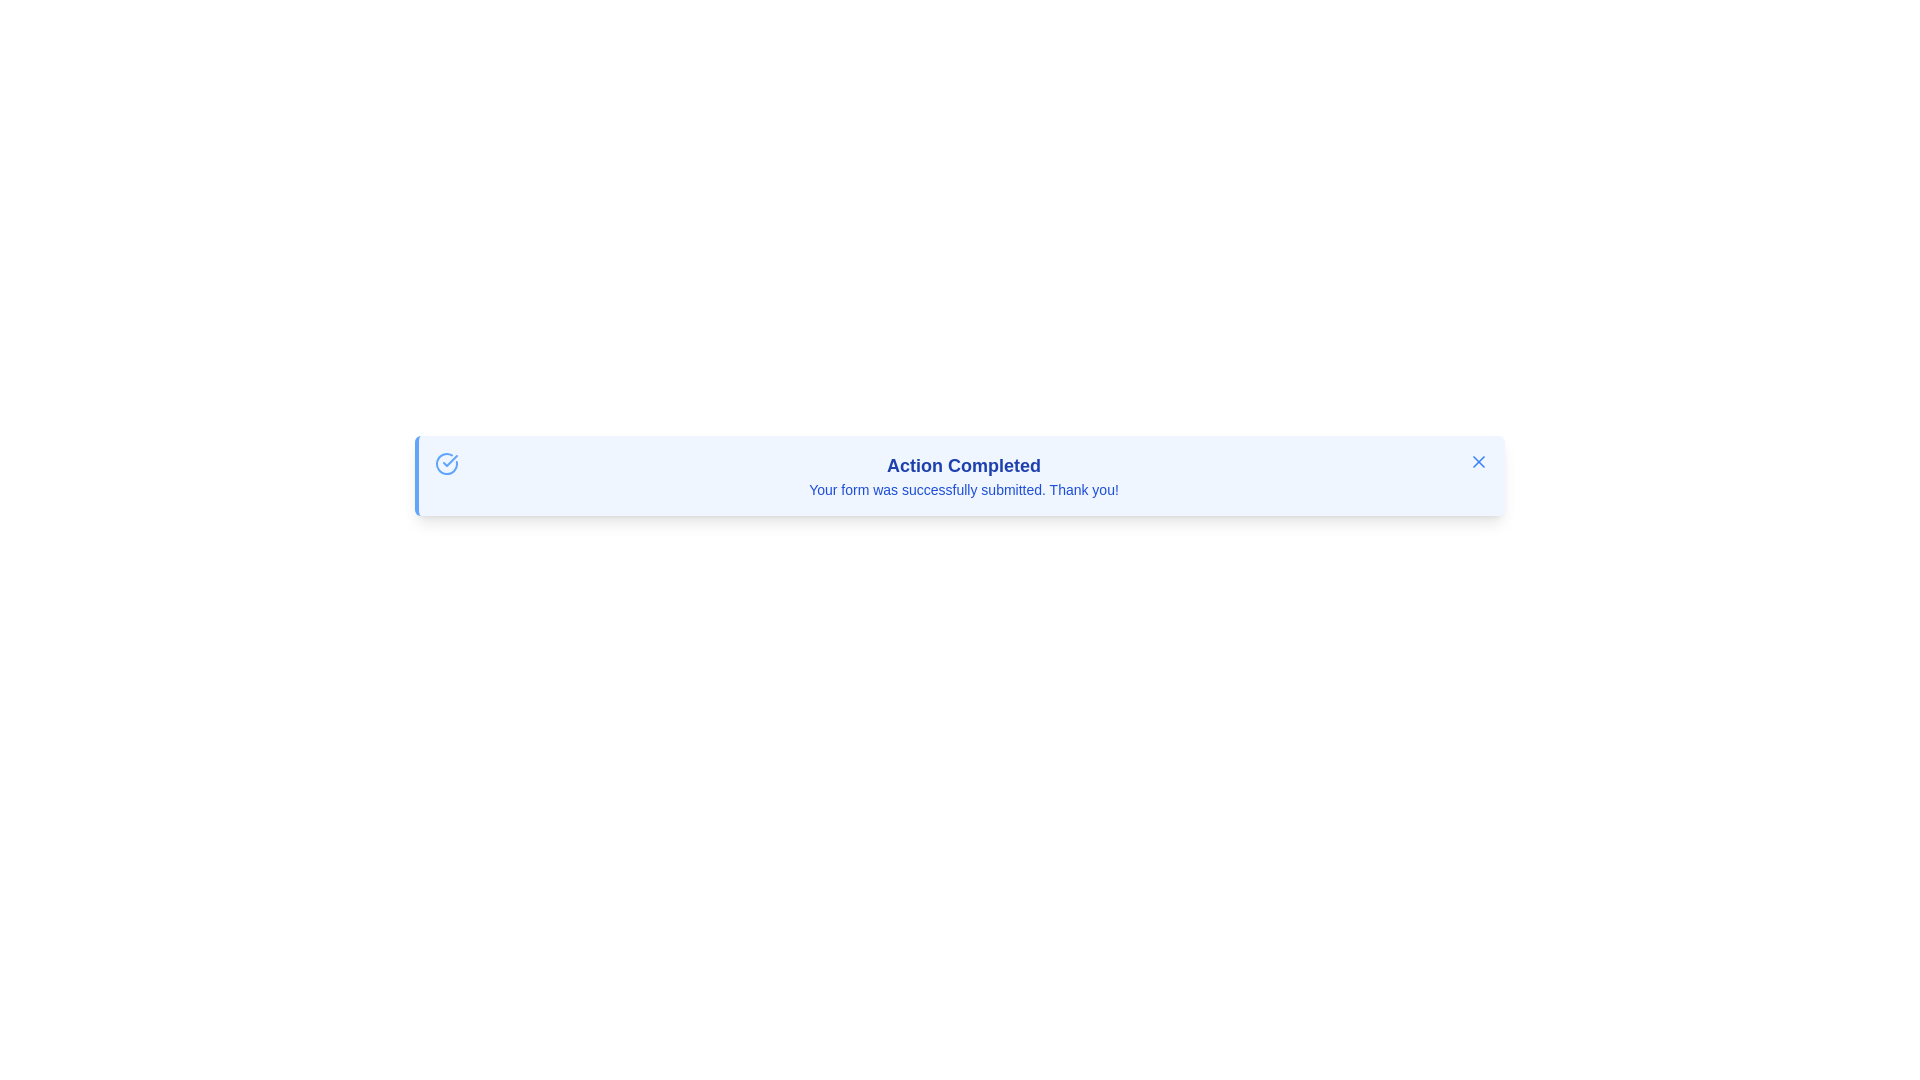 The image size is (1920, 1080). What do you see at coordinates (960, 475) in the screenshot?
I see `the notification box with a light blue background and a blue border that displays 'Action Completed'` at bounding box center [960, 475].